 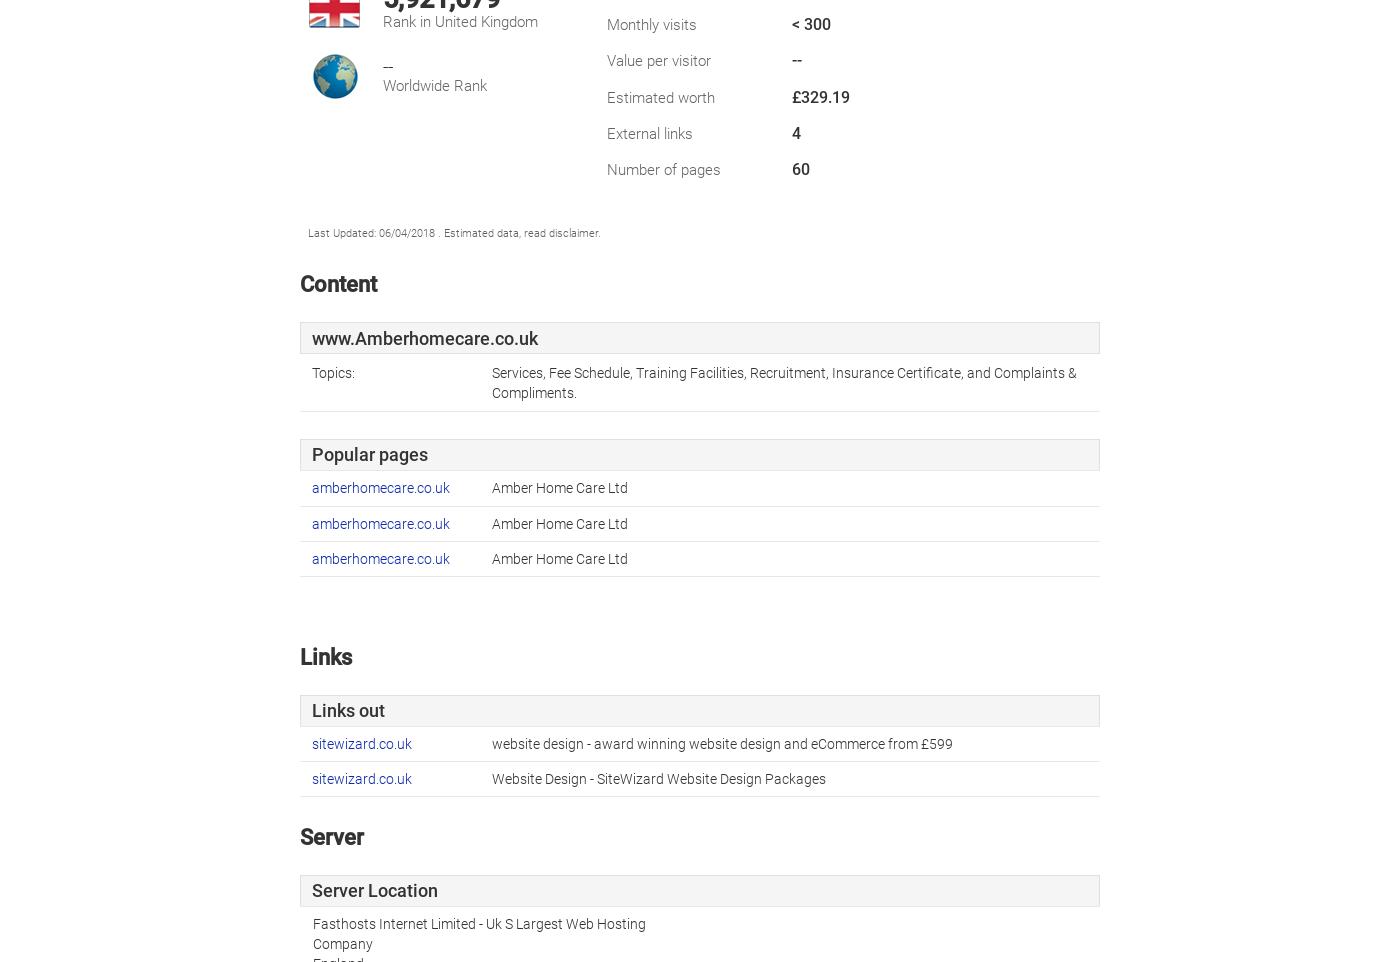 I want to click on 'Content', so click(x=338, y=283).